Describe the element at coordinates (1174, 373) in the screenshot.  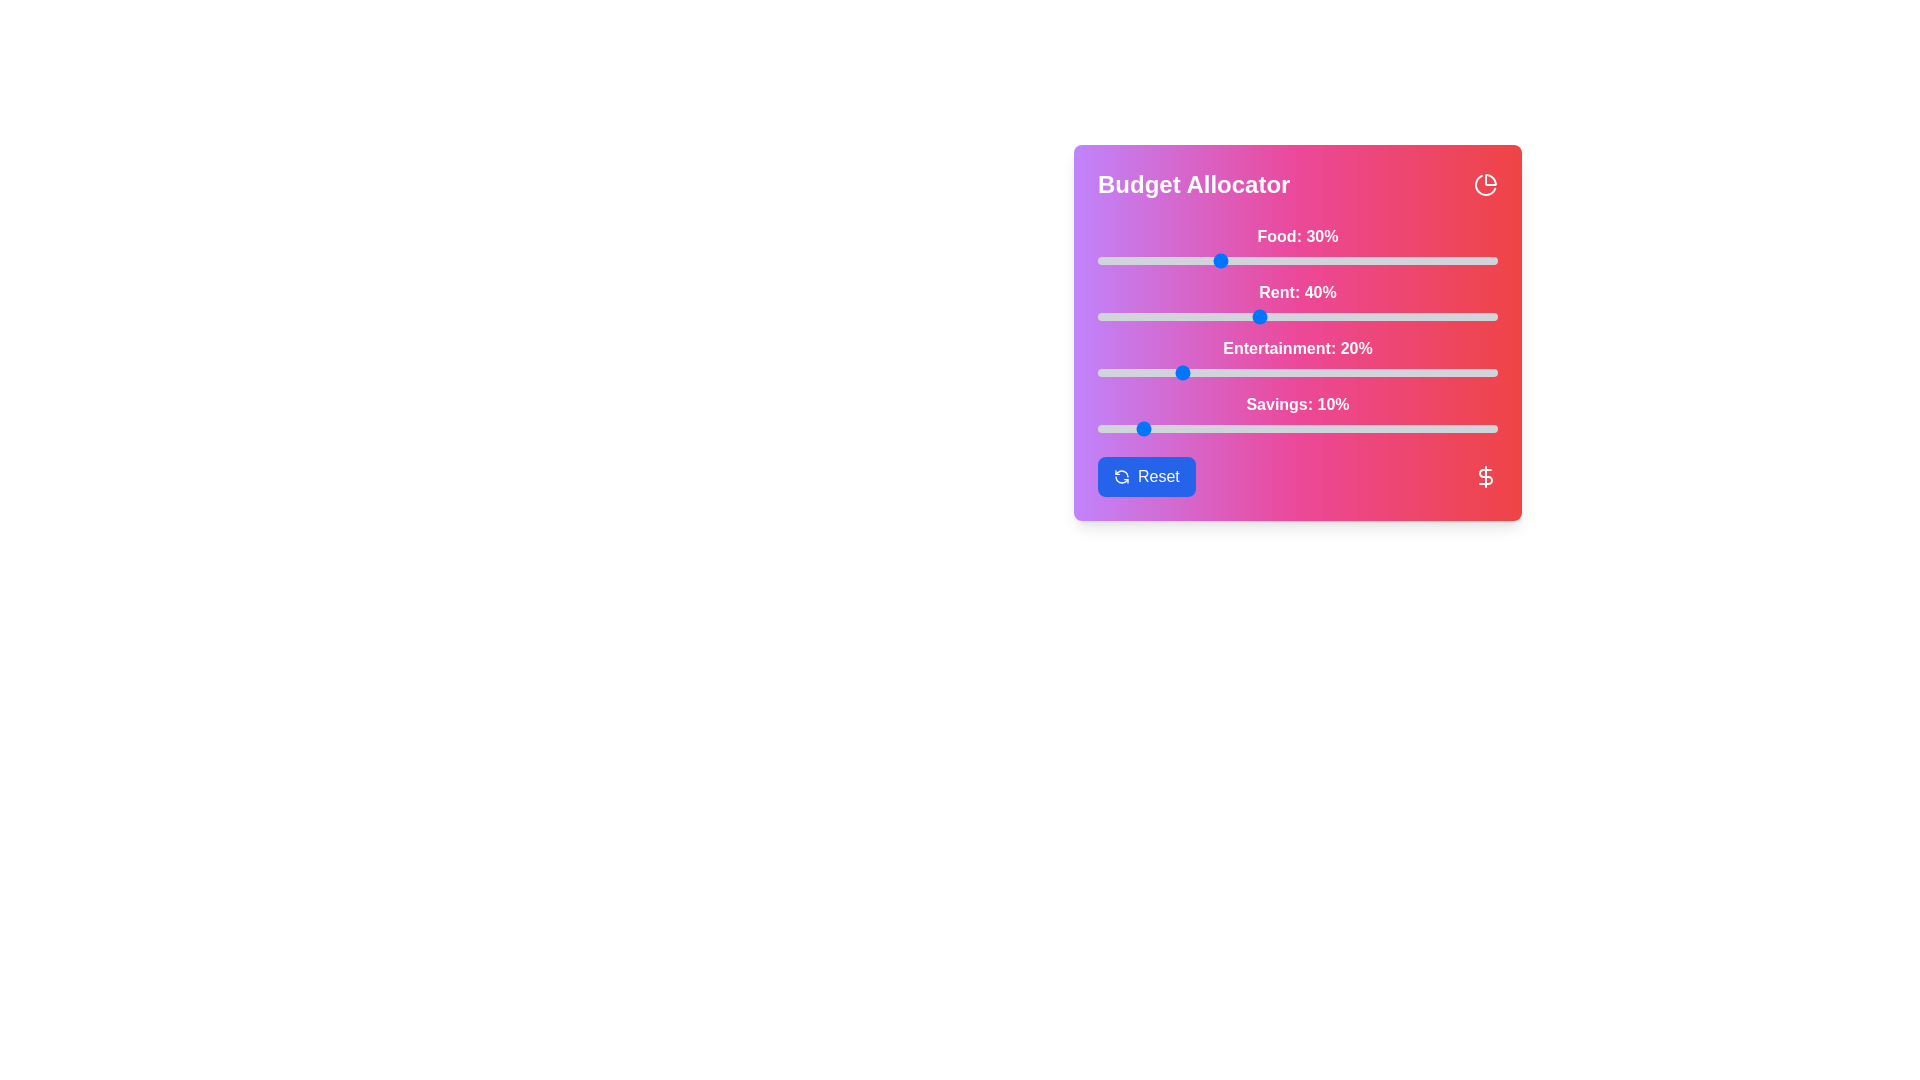
I see `the slider value` at that location.